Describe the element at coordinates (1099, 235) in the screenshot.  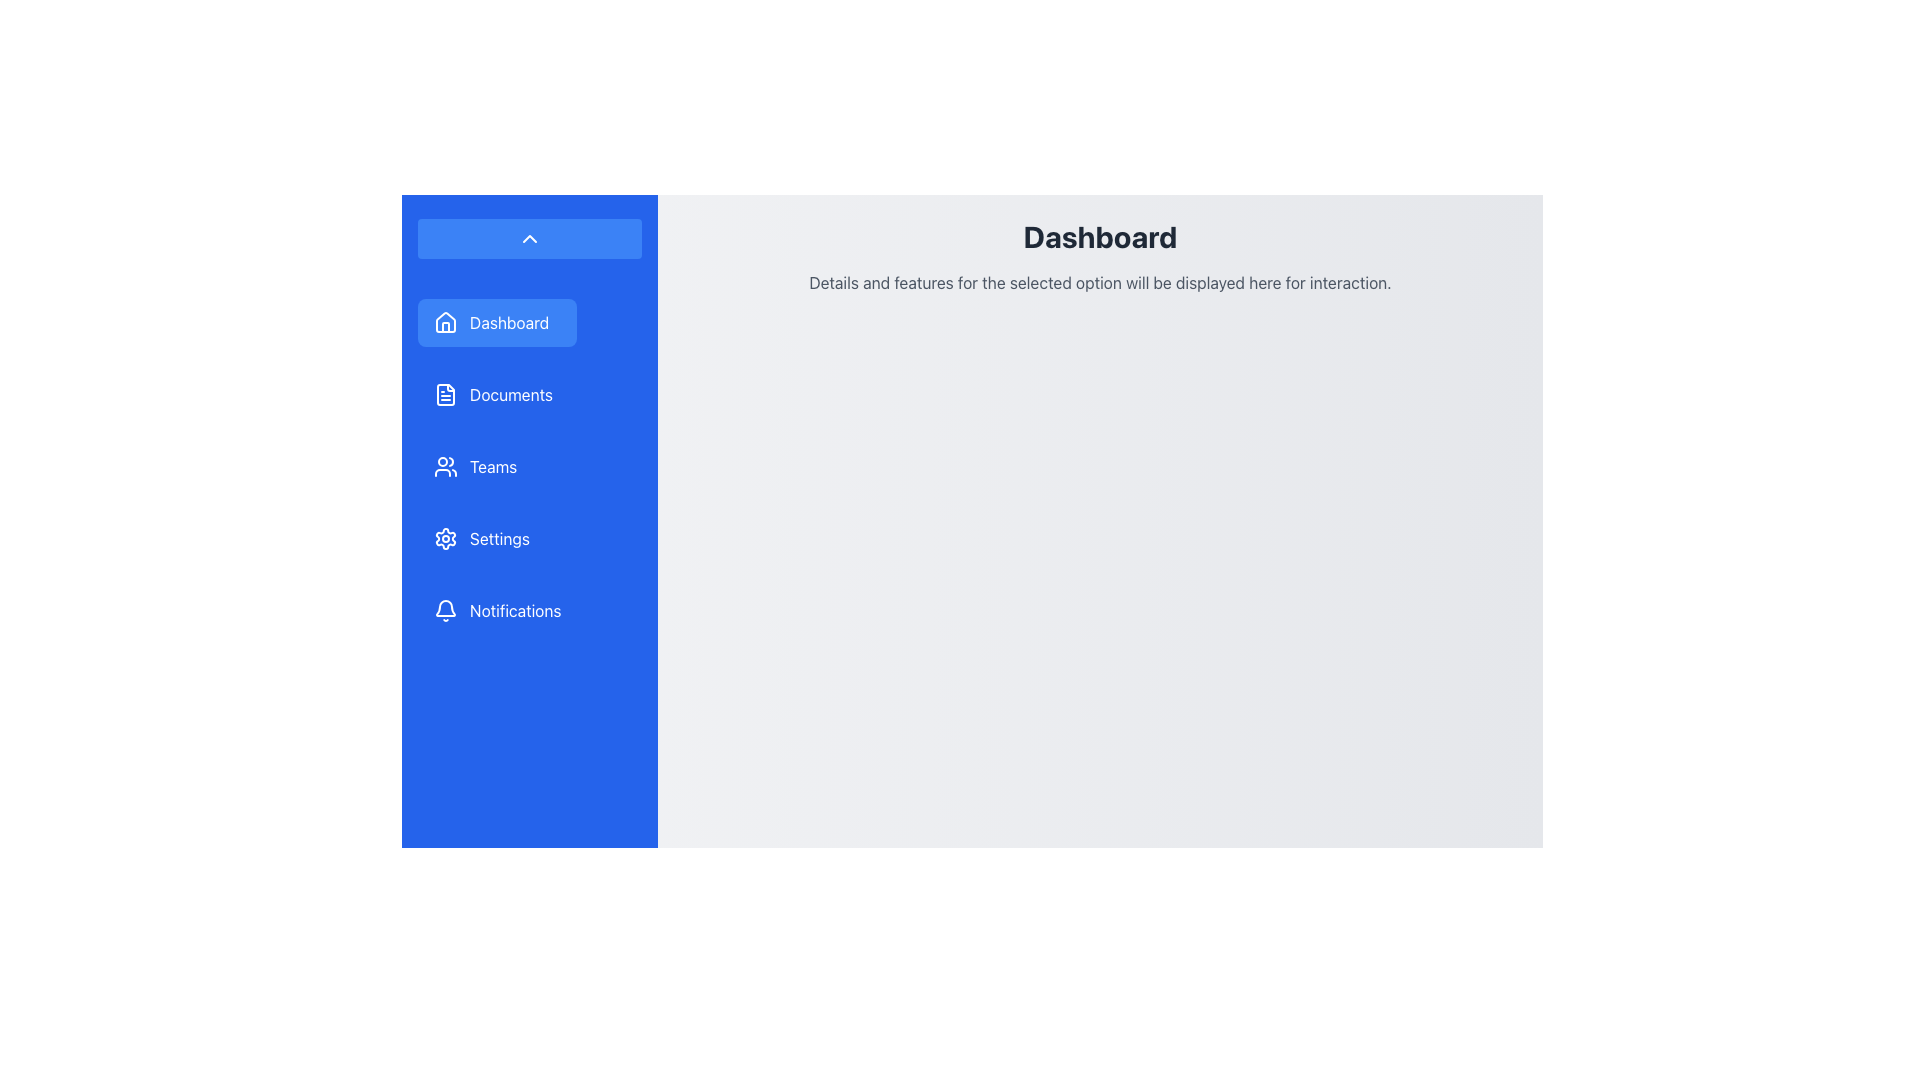
I see `the bold 'Dashboard' text label located prominently at the top of the right content panel` at that location.